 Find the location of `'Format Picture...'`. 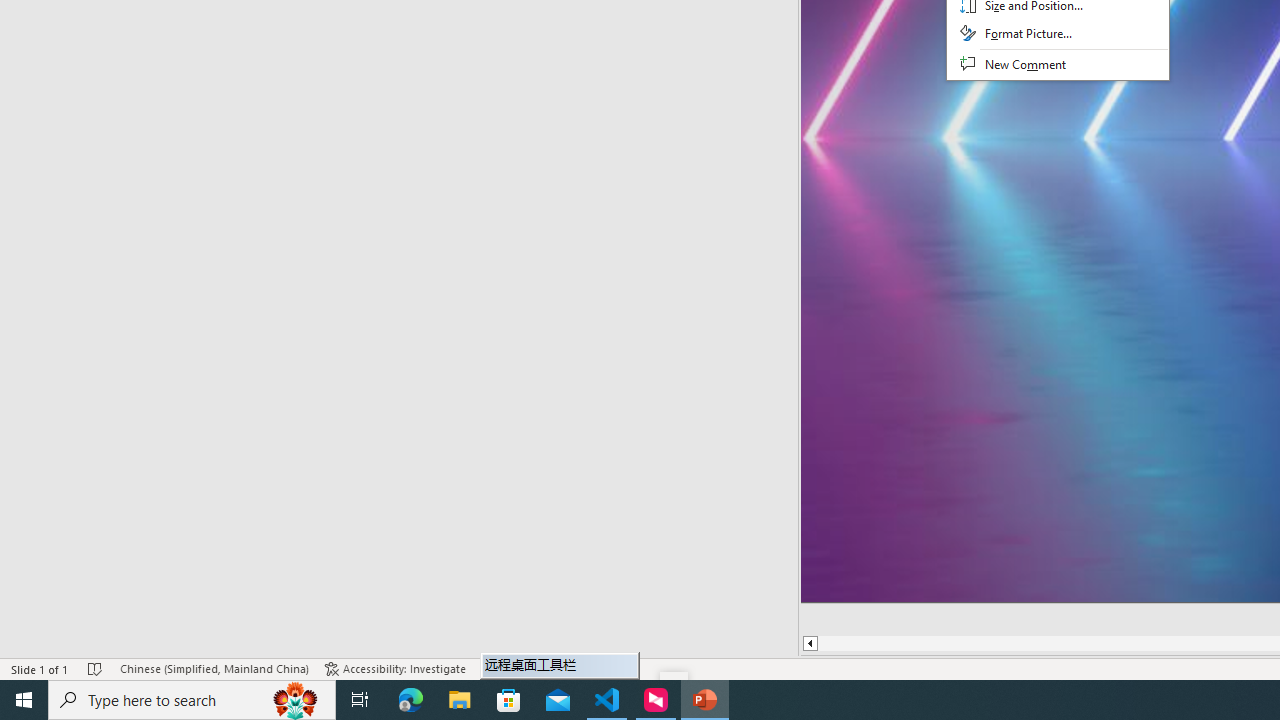

'Format Picture...' is located at coordinates (1056, 34).